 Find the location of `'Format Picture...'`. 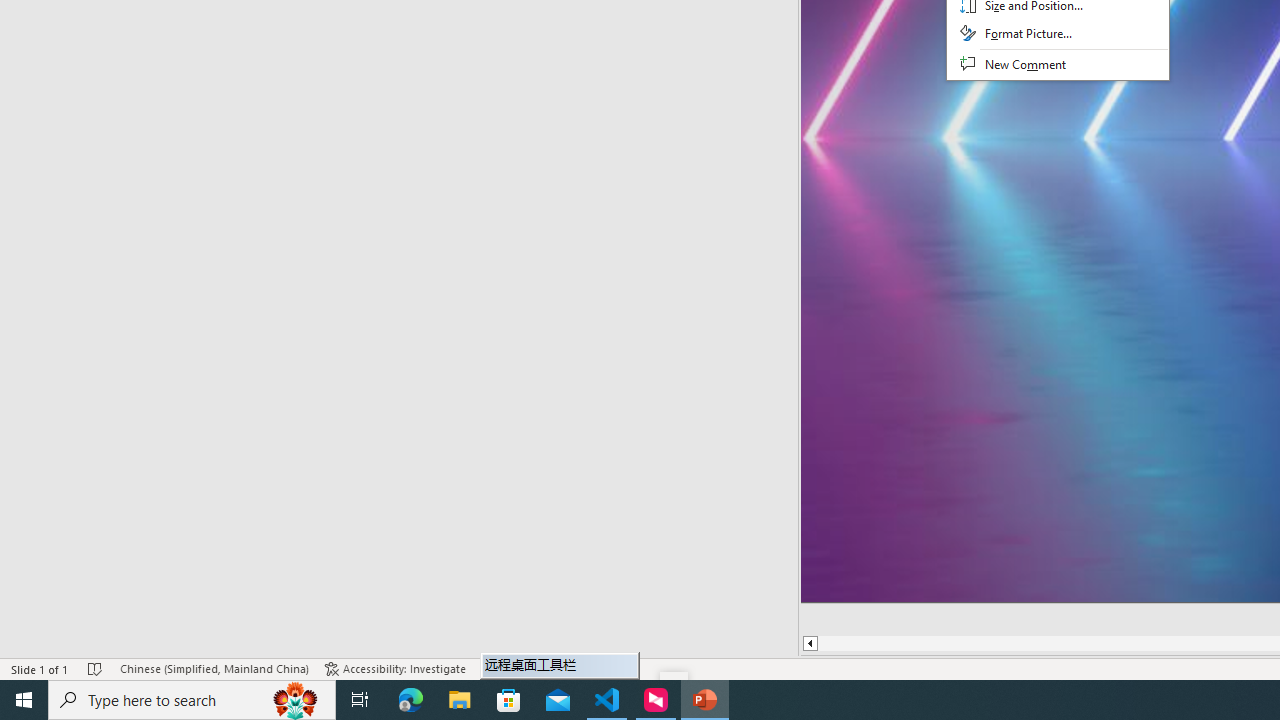

'Format Picture...' is located at coordinates (1056, 34).